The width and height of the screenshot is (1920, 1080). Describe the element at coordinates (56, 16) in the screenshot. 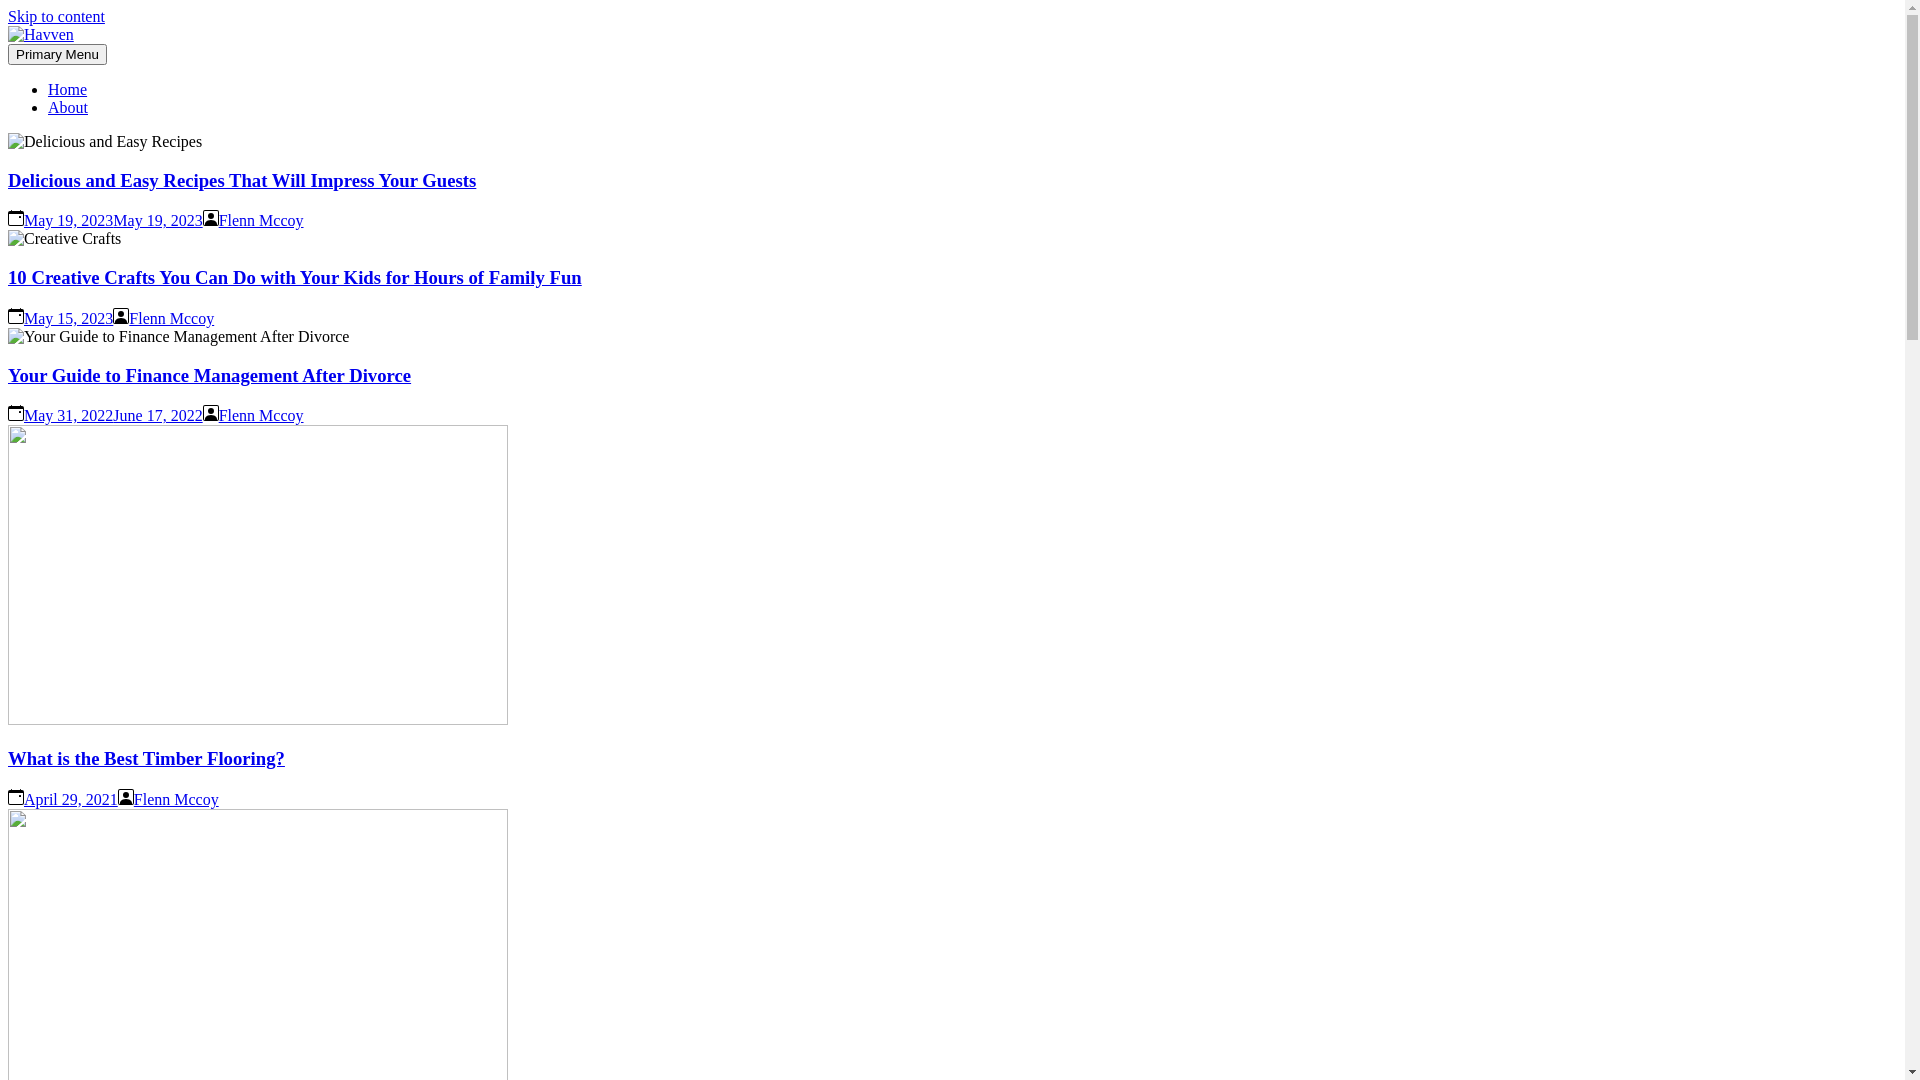

I see `'Skip to content'` at that location.